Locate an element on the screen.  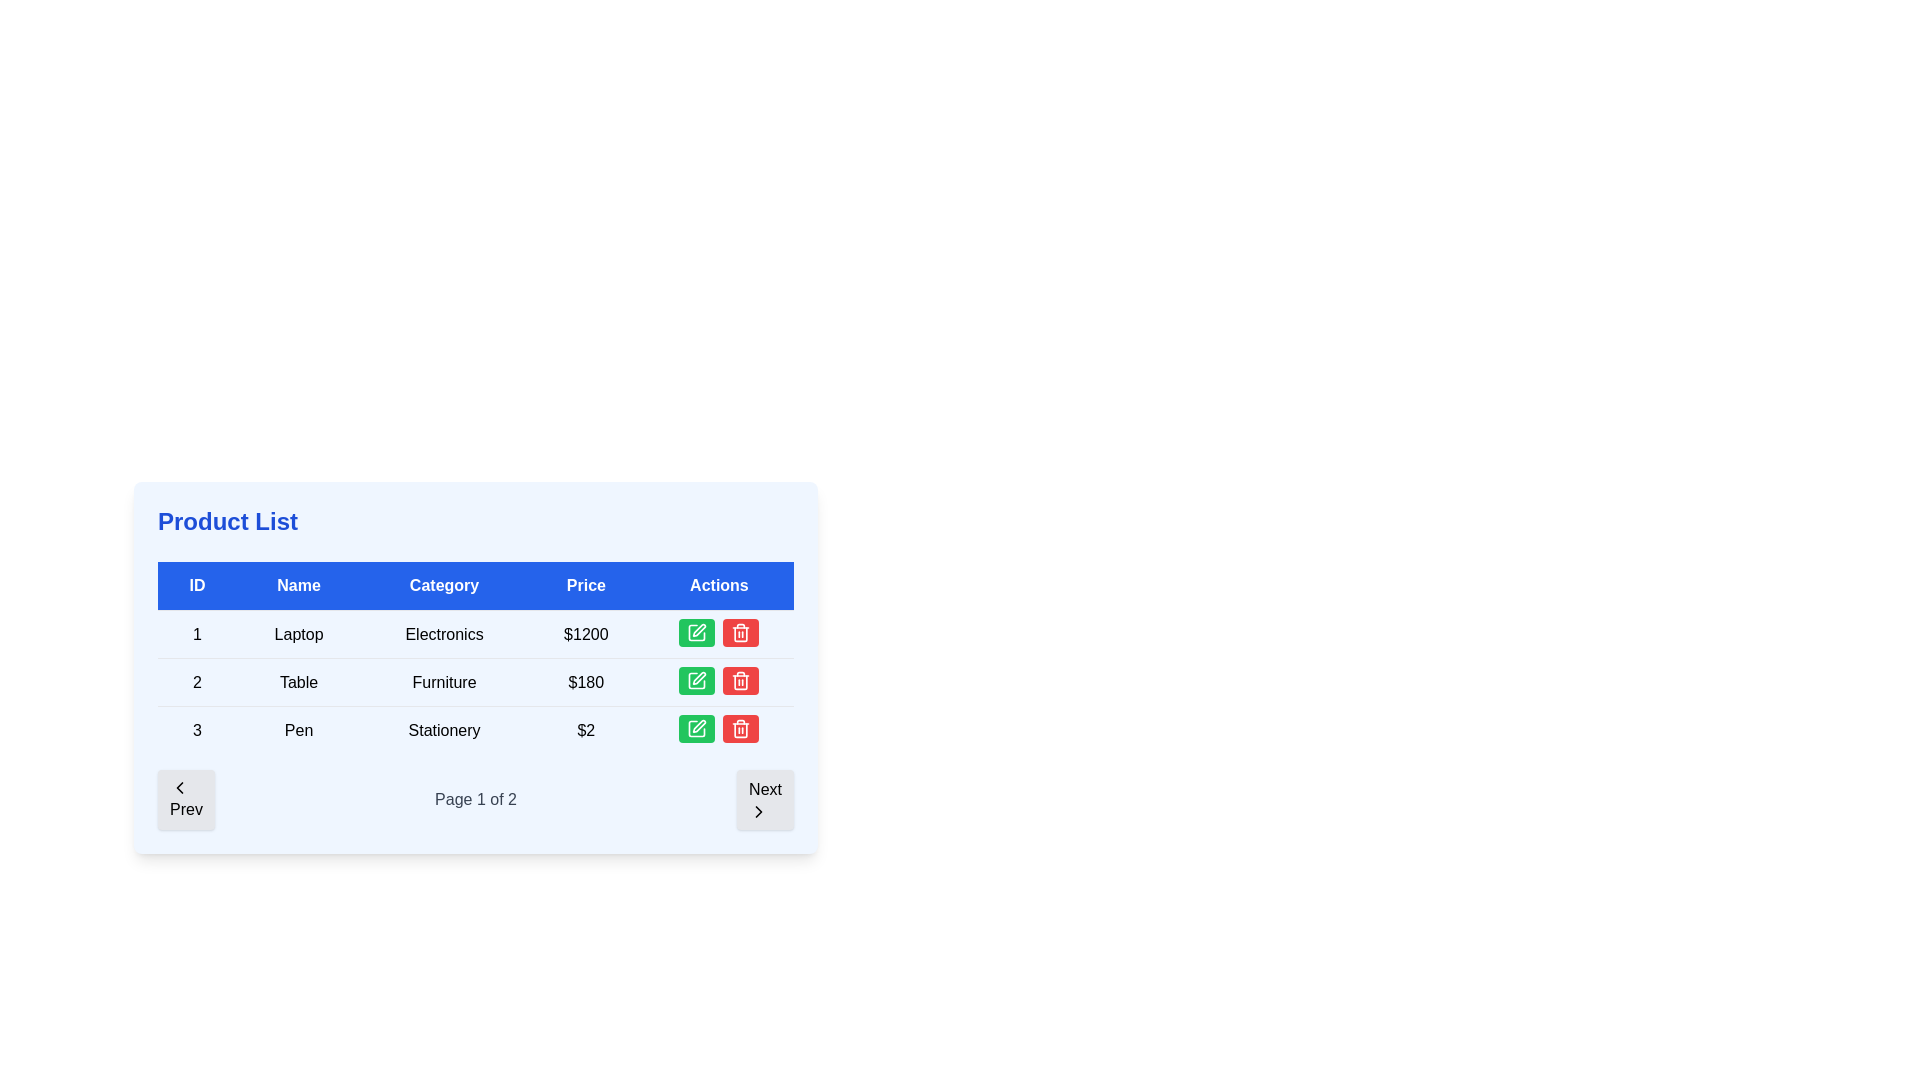
the red delete icon in the actions column of the third row in the product list table is located at coordinates (740, 632).